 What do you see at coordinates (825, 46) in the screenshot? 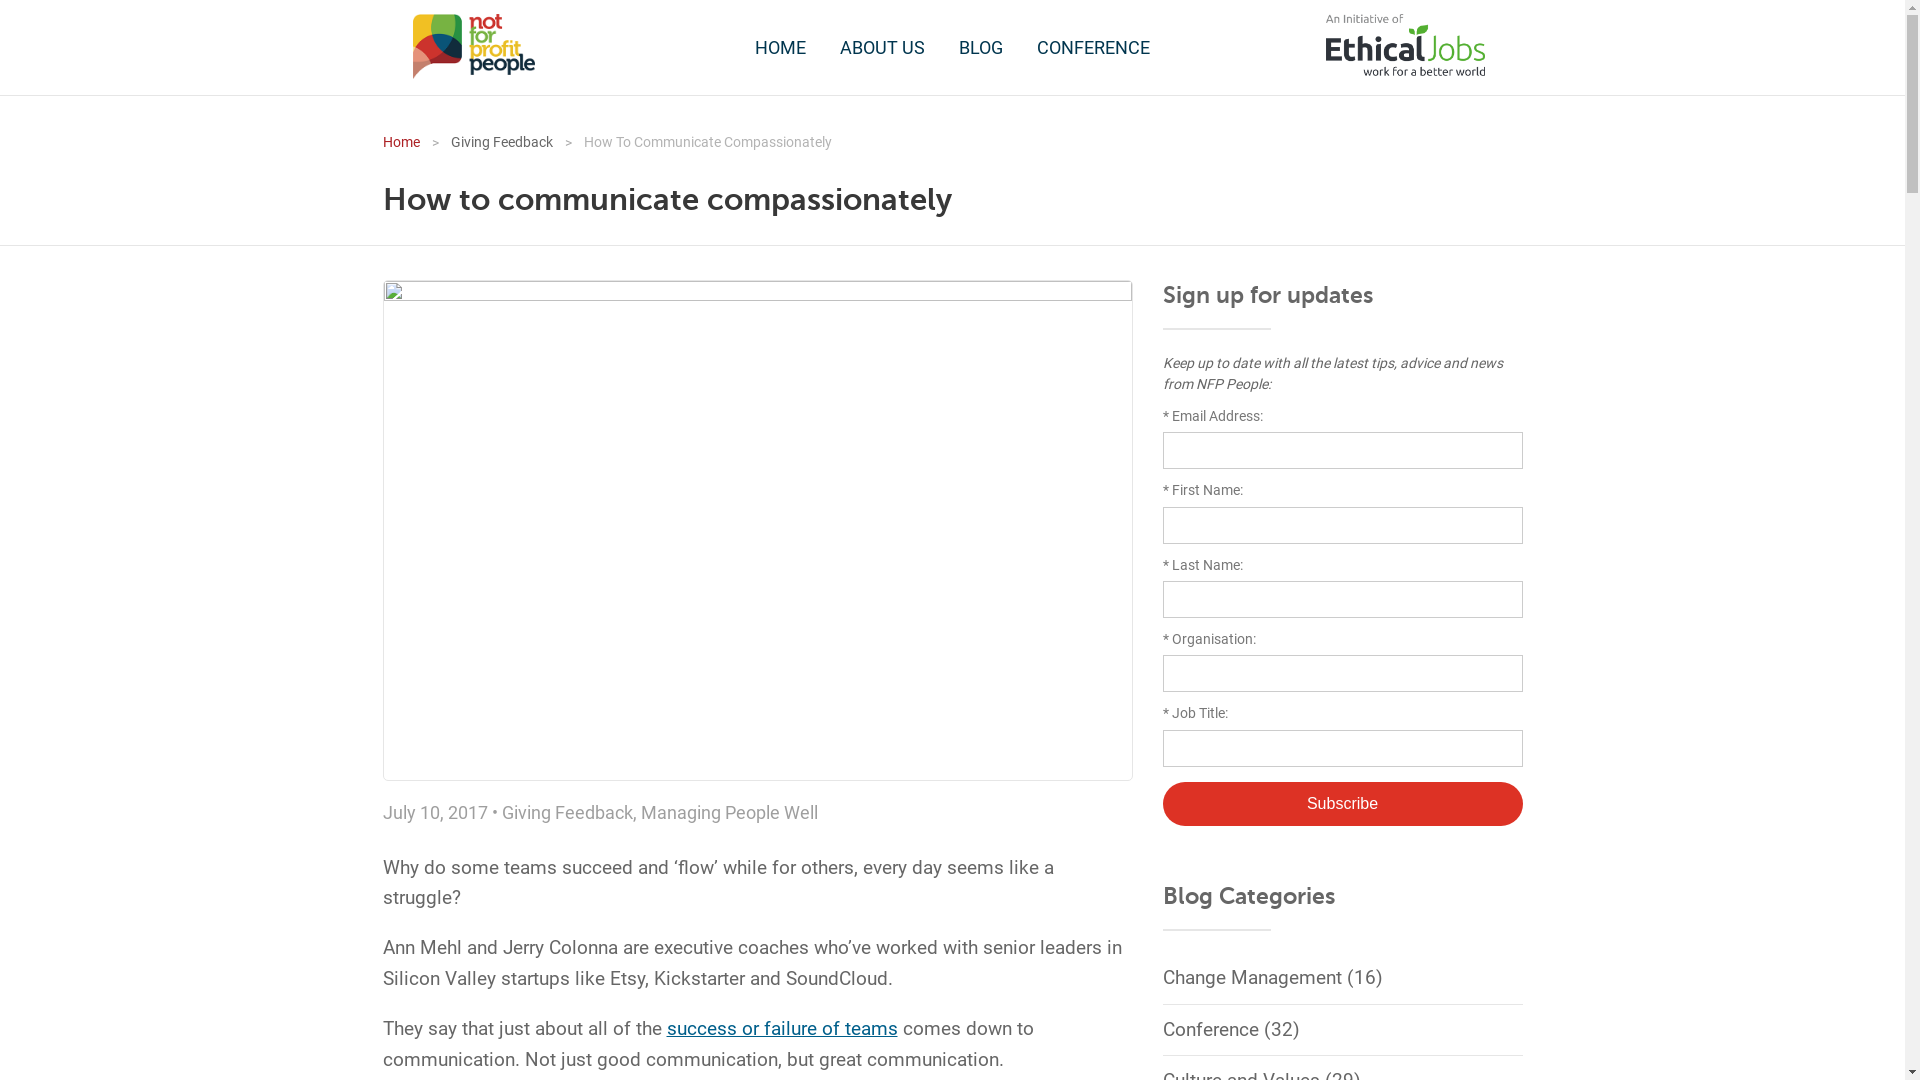
I see `'ABOUT US'` at bounding box center [825, 46].